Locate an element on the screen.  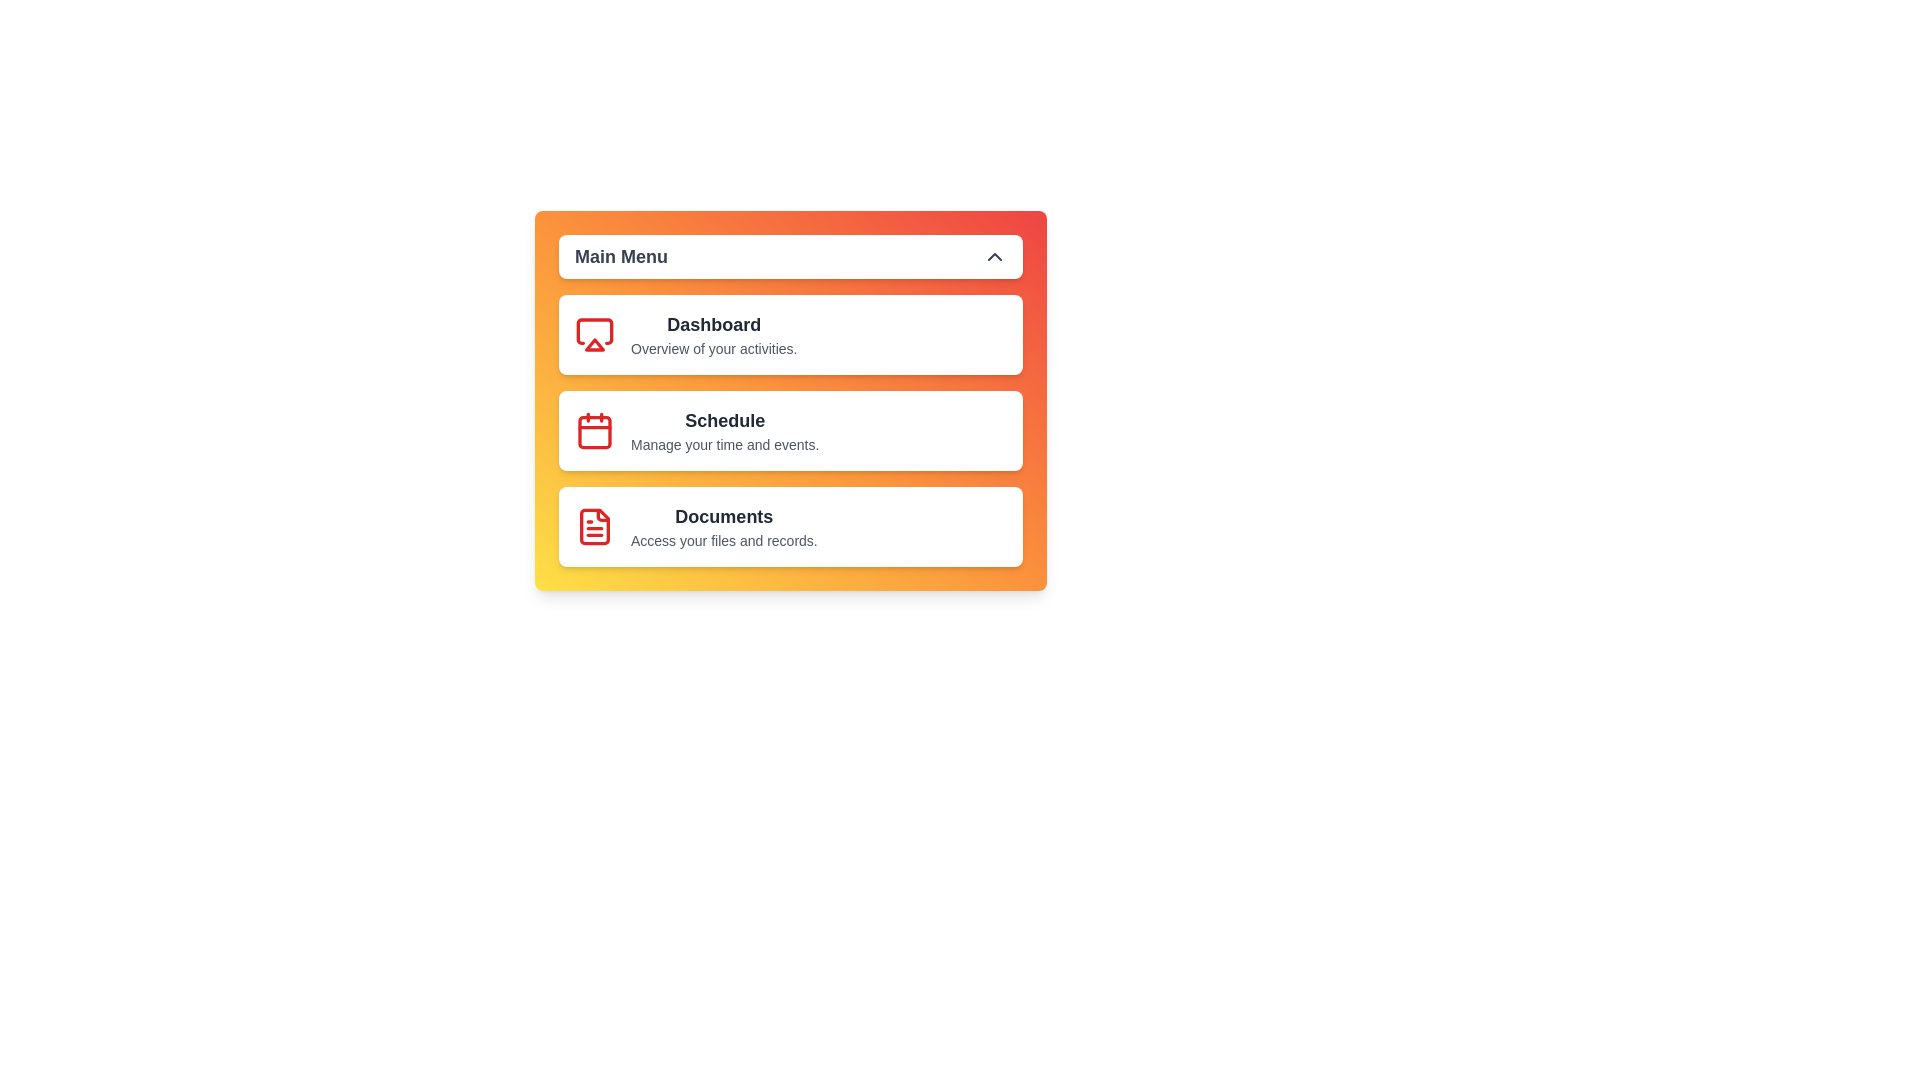
the menu item Schedule to observe the hover effect is located at coordinates (790, 430).